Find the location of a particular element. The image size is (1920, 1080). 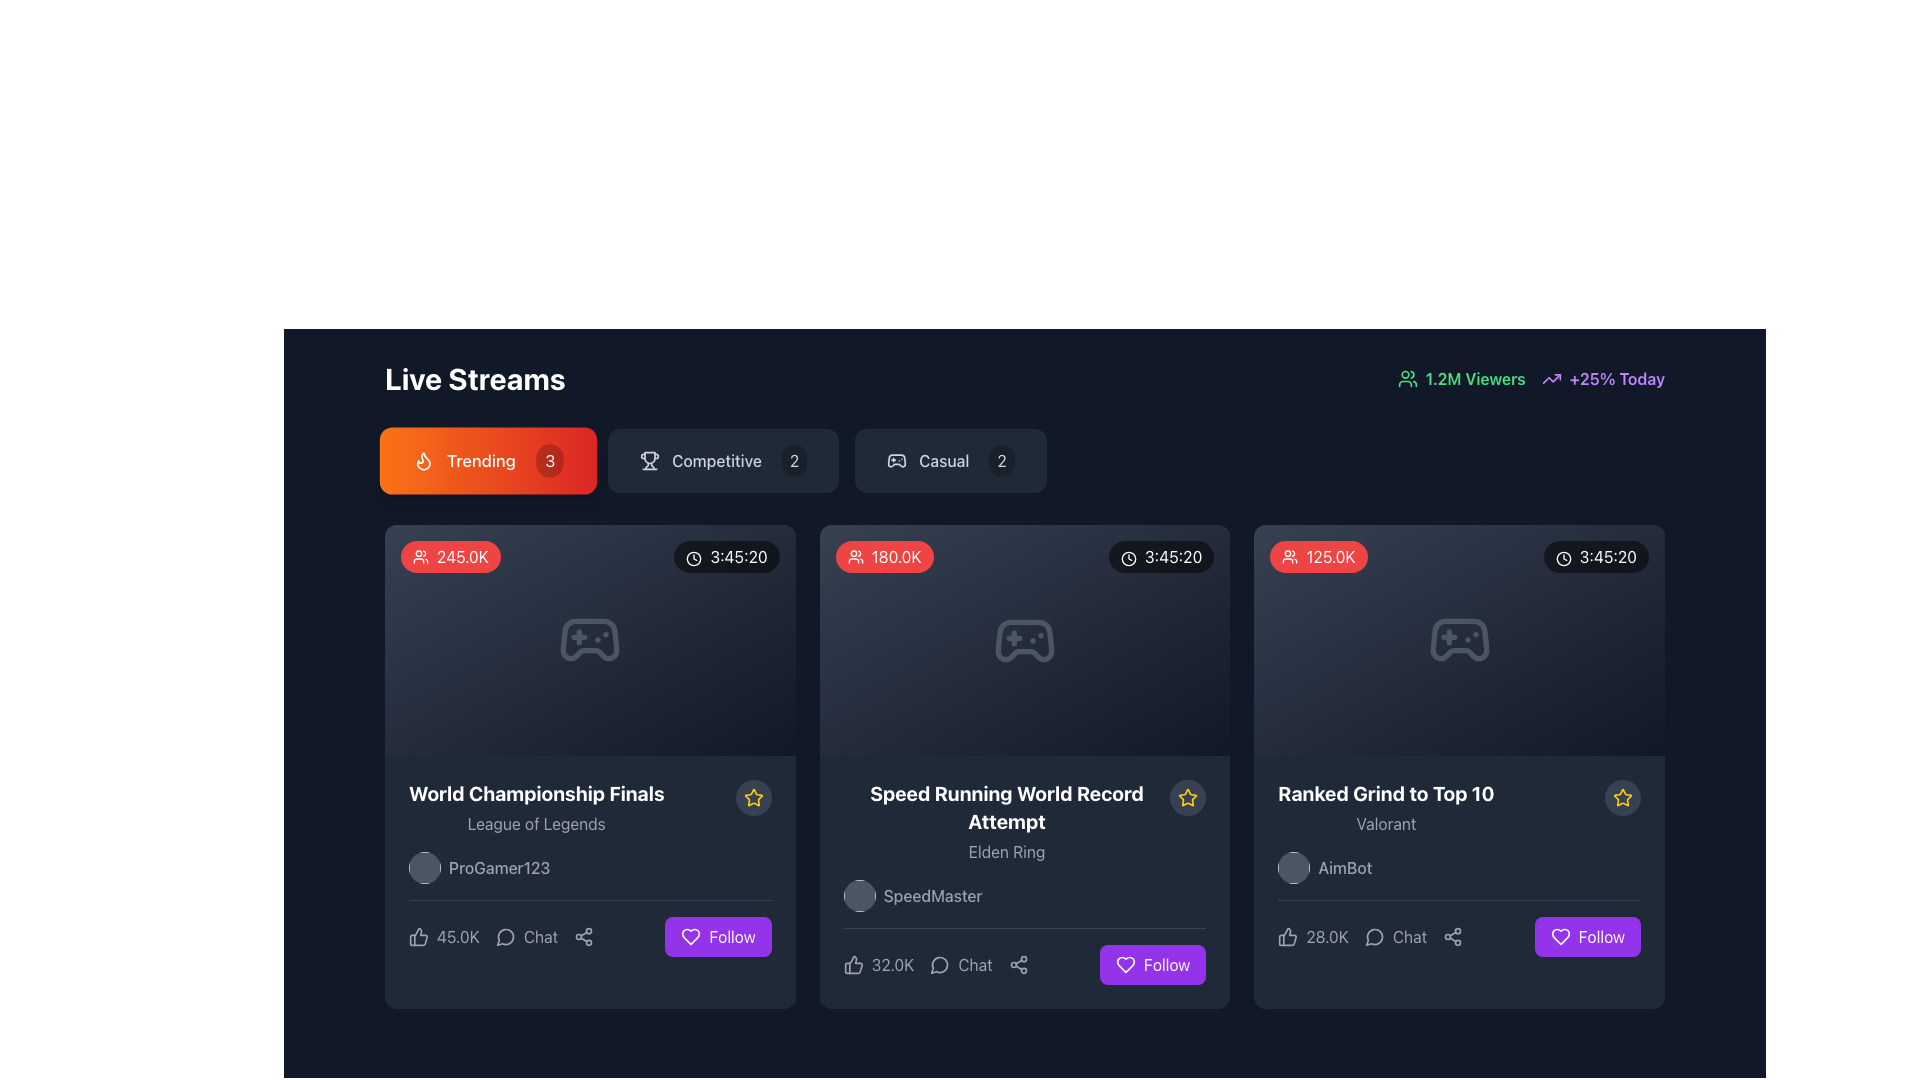

the share button with an icon located in the bottom right corner of the 'World Championship Finals' card to change its appearance is located at coordinates (583, 937).